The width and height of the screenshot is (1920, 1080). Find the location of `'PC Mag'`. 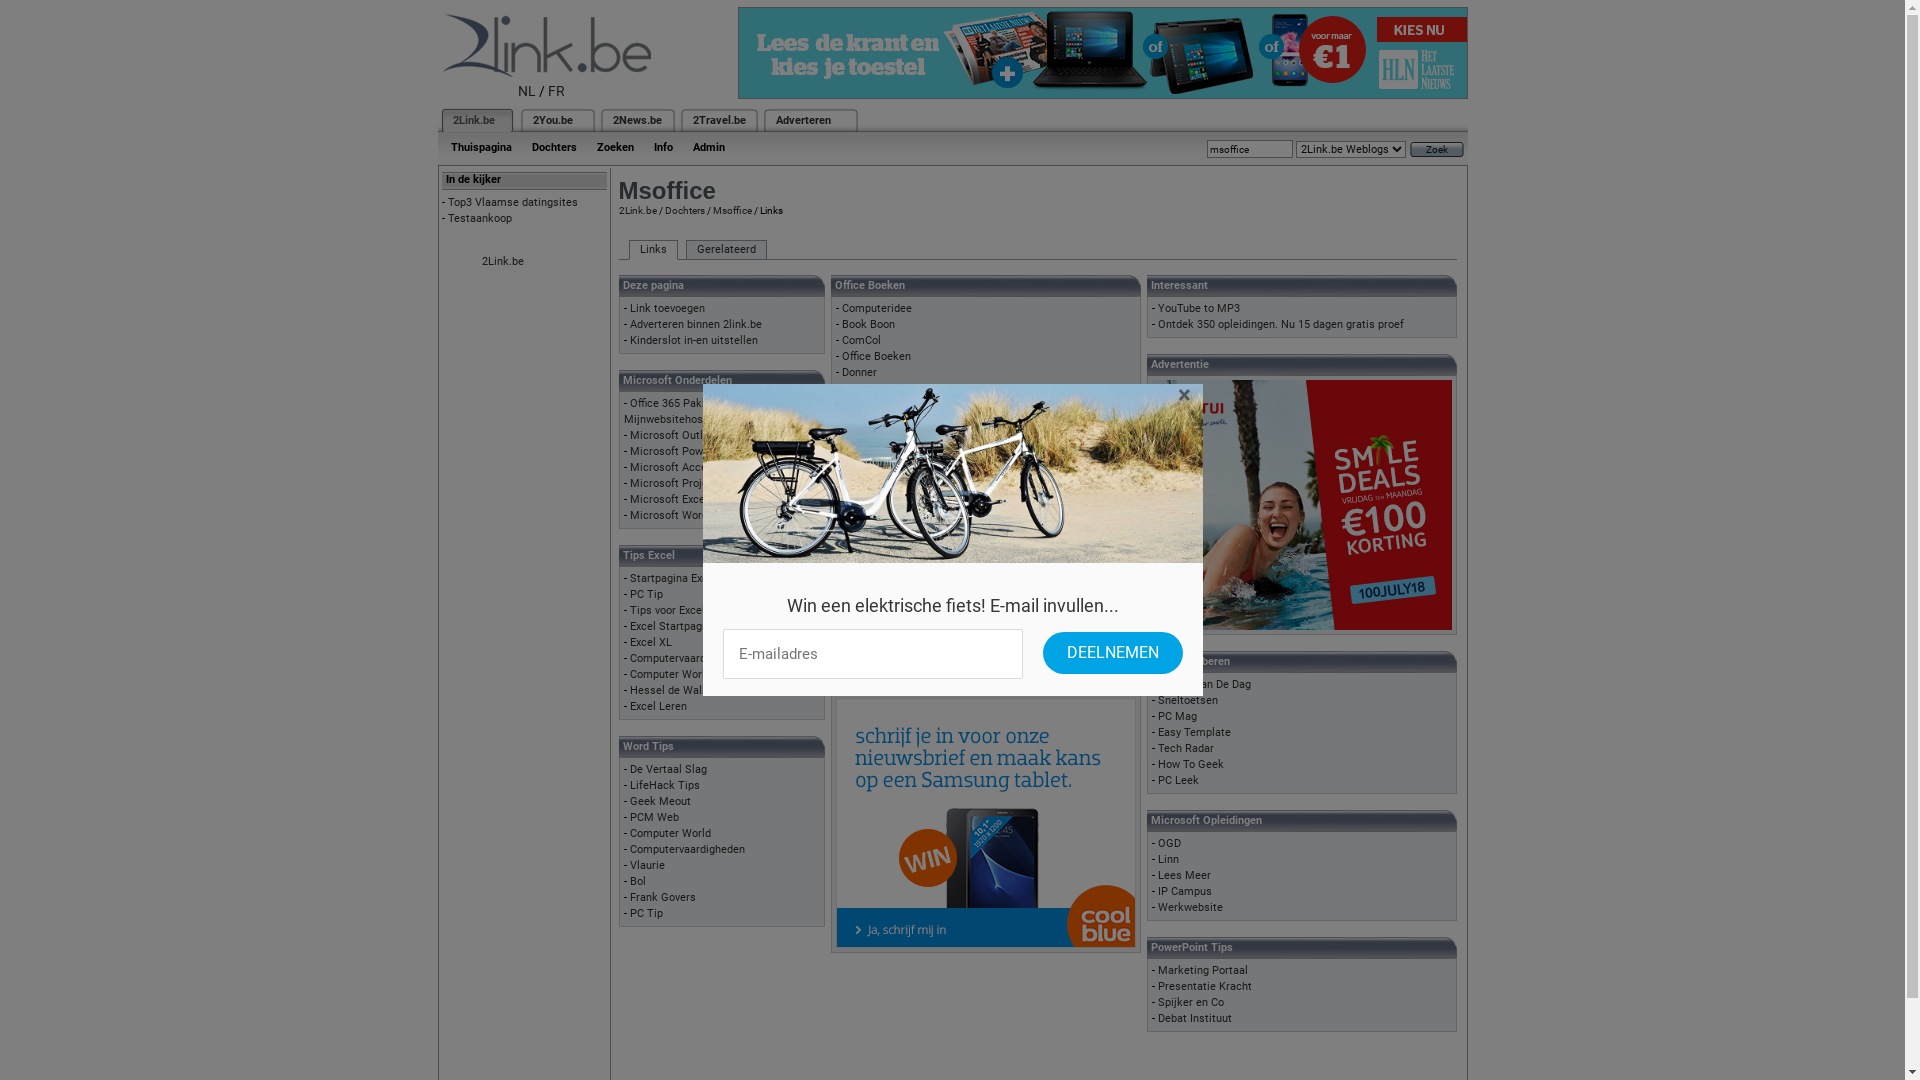

'PC Mag' is located at coordinates (1177, 715).